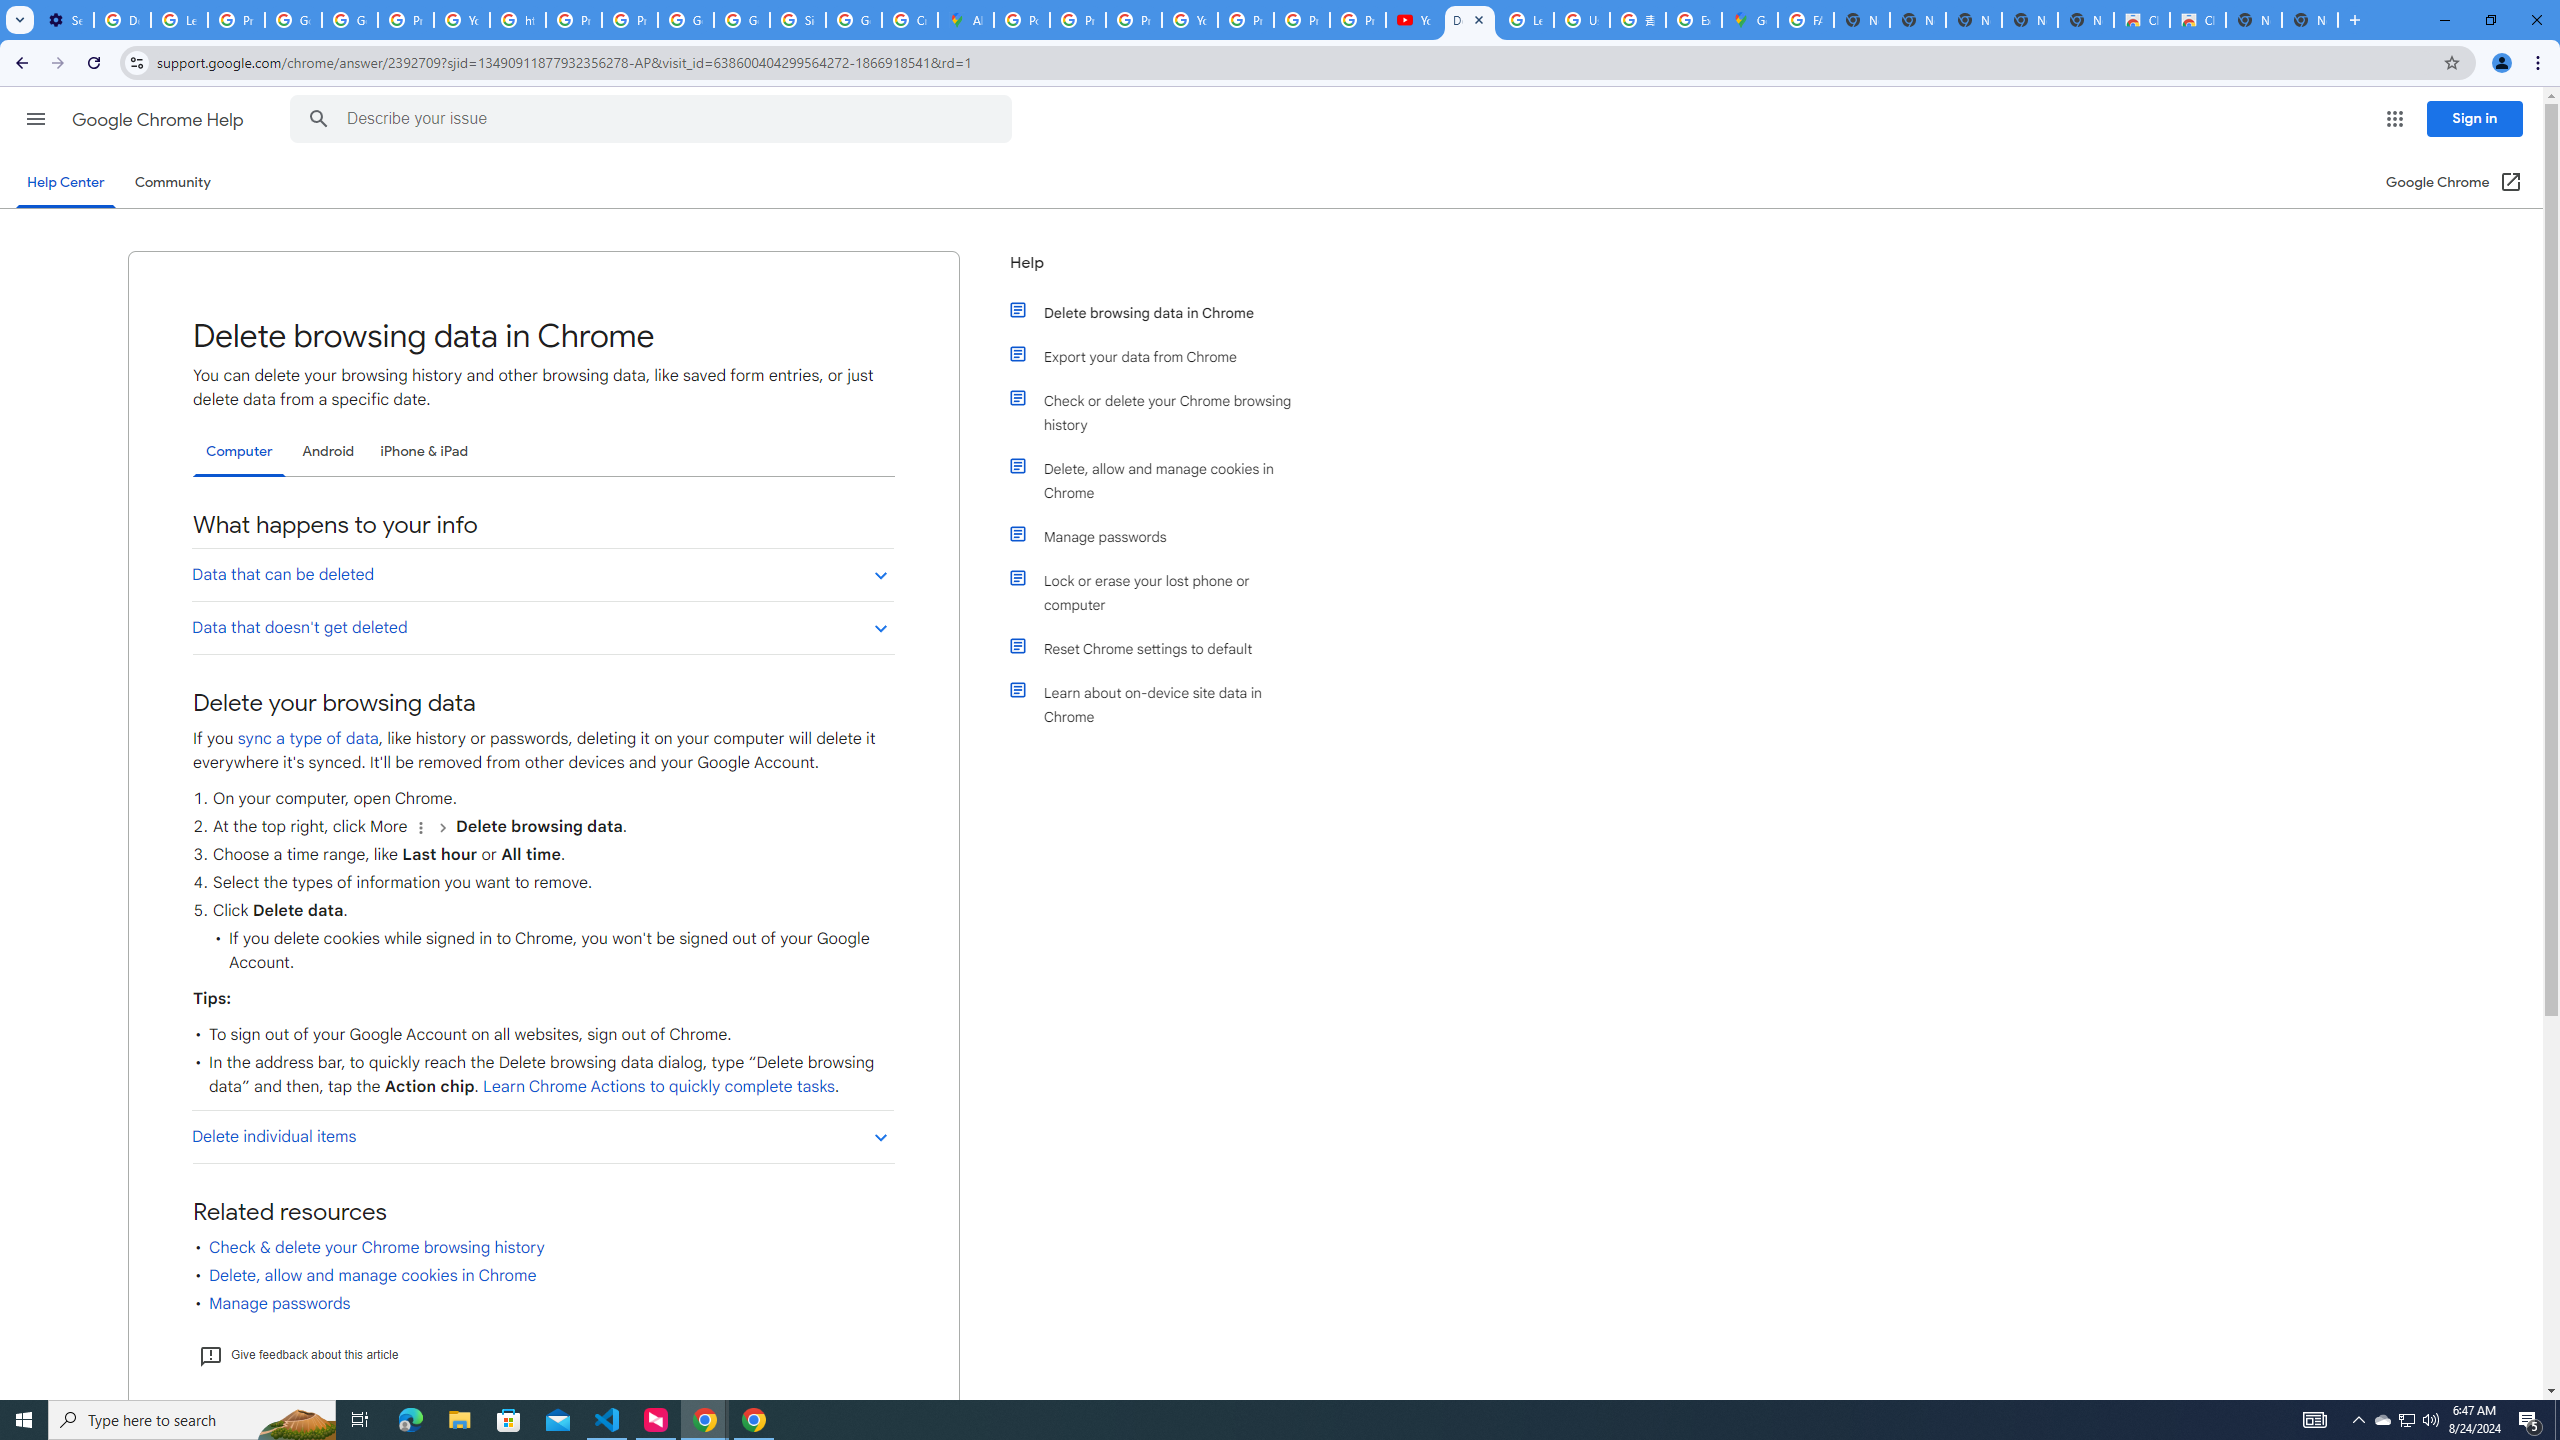  What do you see at coordinates (656, 1087) in the screenshot?
I see `'Learn Chrome Actions to quickly complete tasks'` at bounding box center [656, 1087].